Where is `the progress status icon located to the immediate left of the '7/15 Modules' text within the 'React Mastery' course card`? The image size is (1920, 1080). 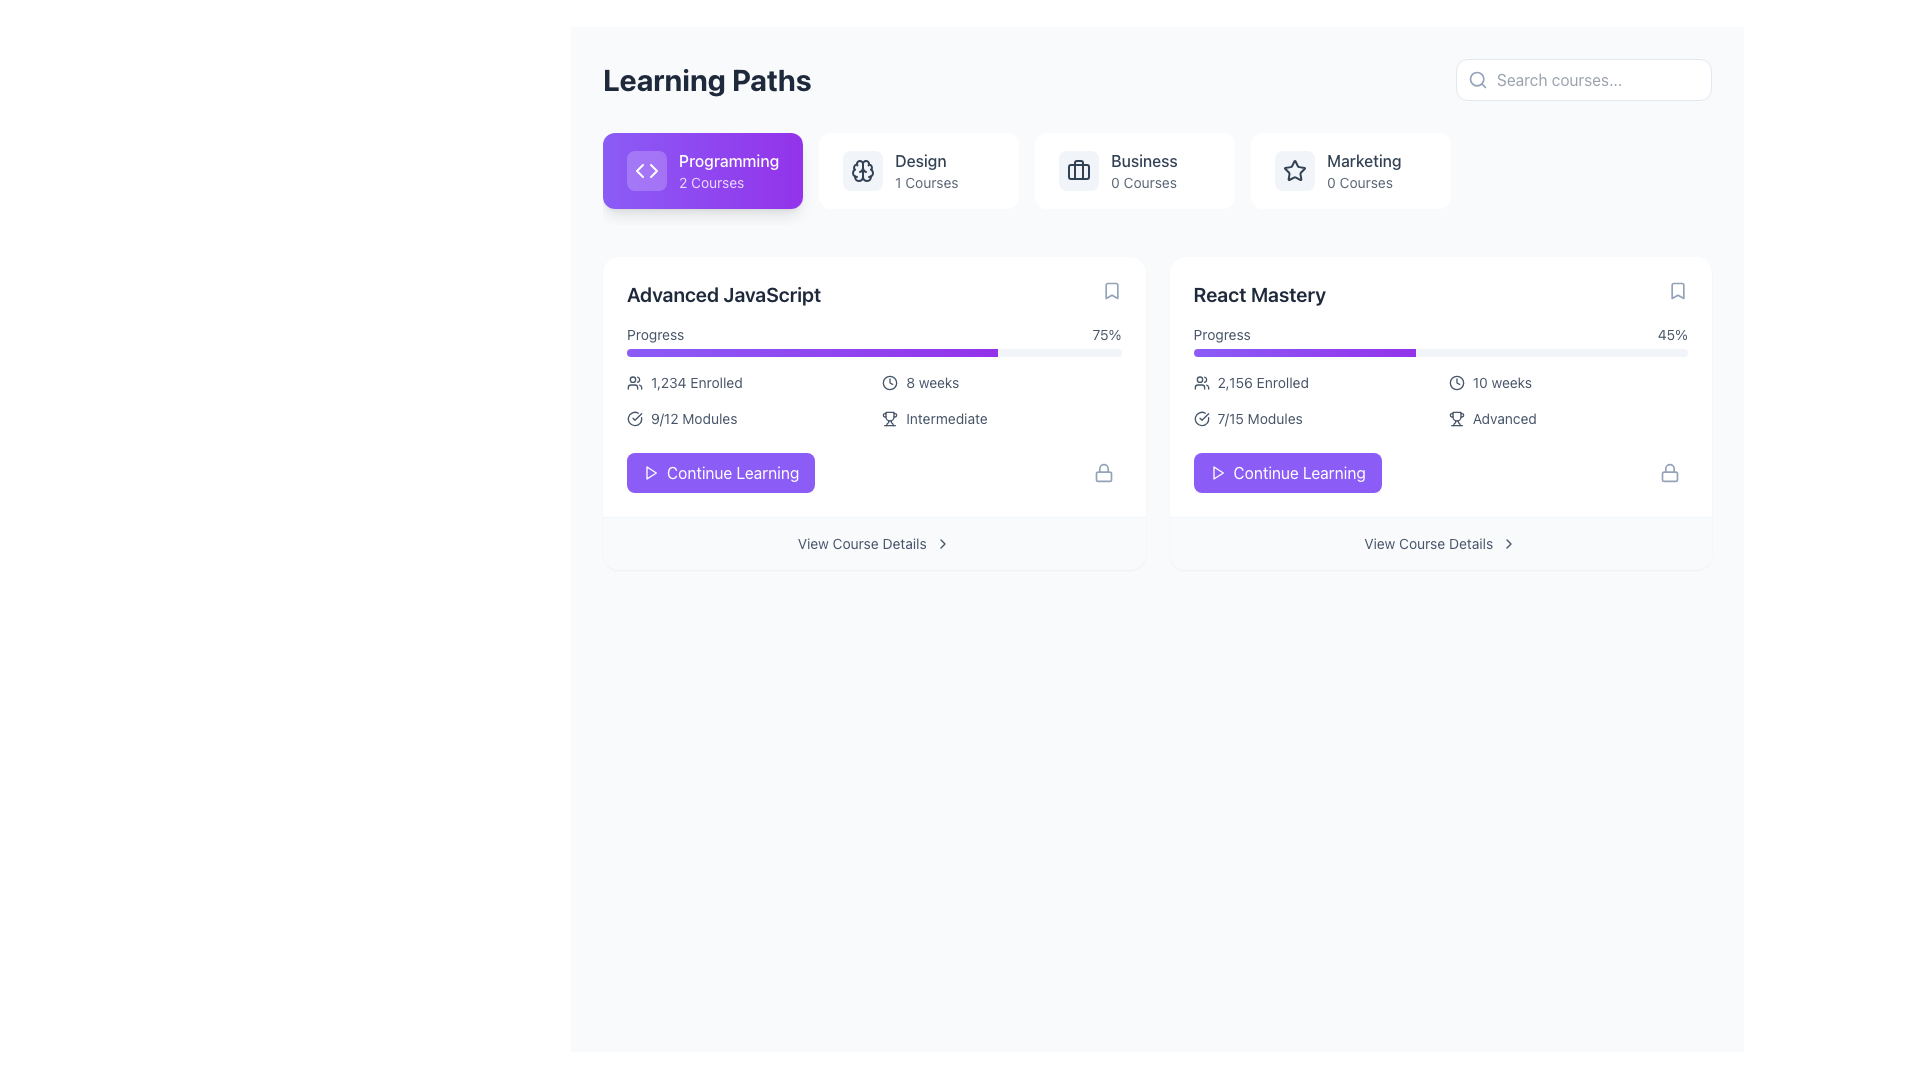
the progress status icon located to the immediate left of the '7/15 Modules' text within the 'React Mastery' course card is located at coordinates (1200, 418).